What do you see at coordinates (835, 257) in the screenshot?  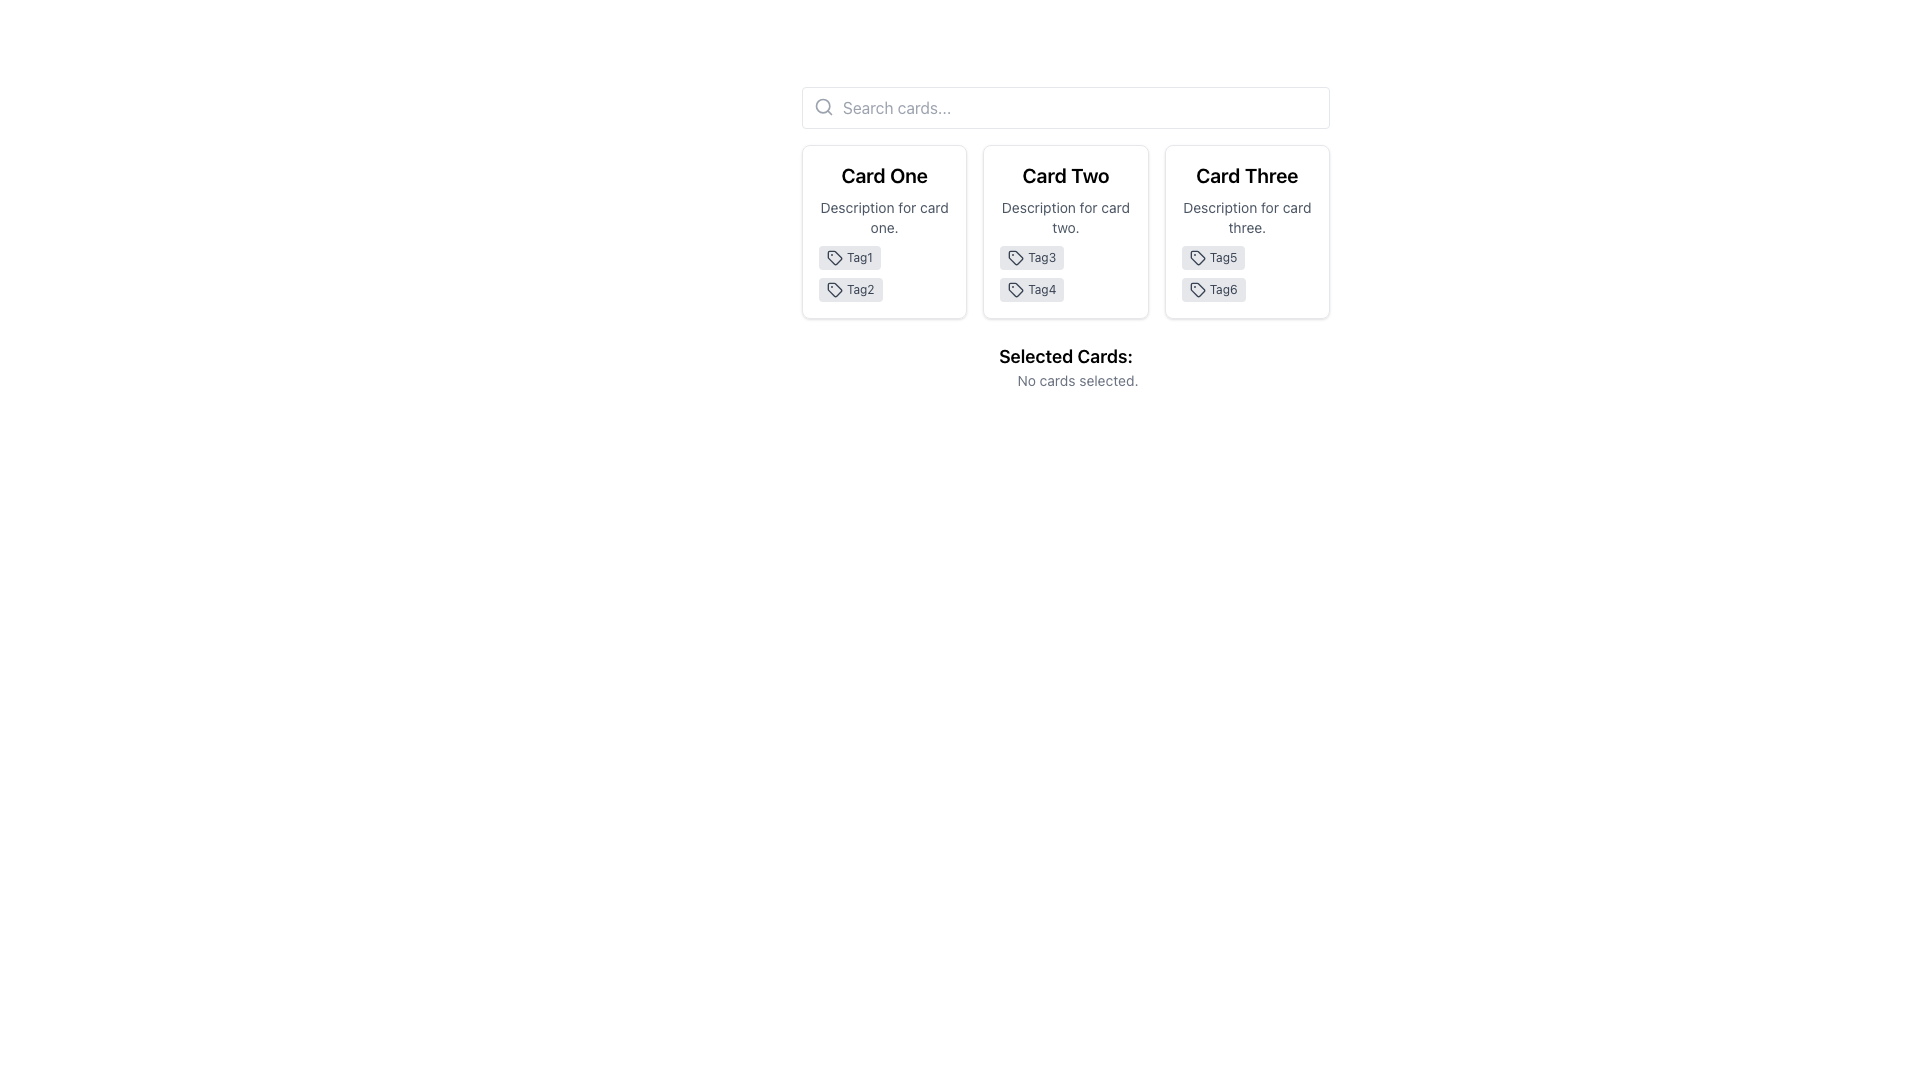 I see `the small gray tag icon located` at bounding box center [835, 257].